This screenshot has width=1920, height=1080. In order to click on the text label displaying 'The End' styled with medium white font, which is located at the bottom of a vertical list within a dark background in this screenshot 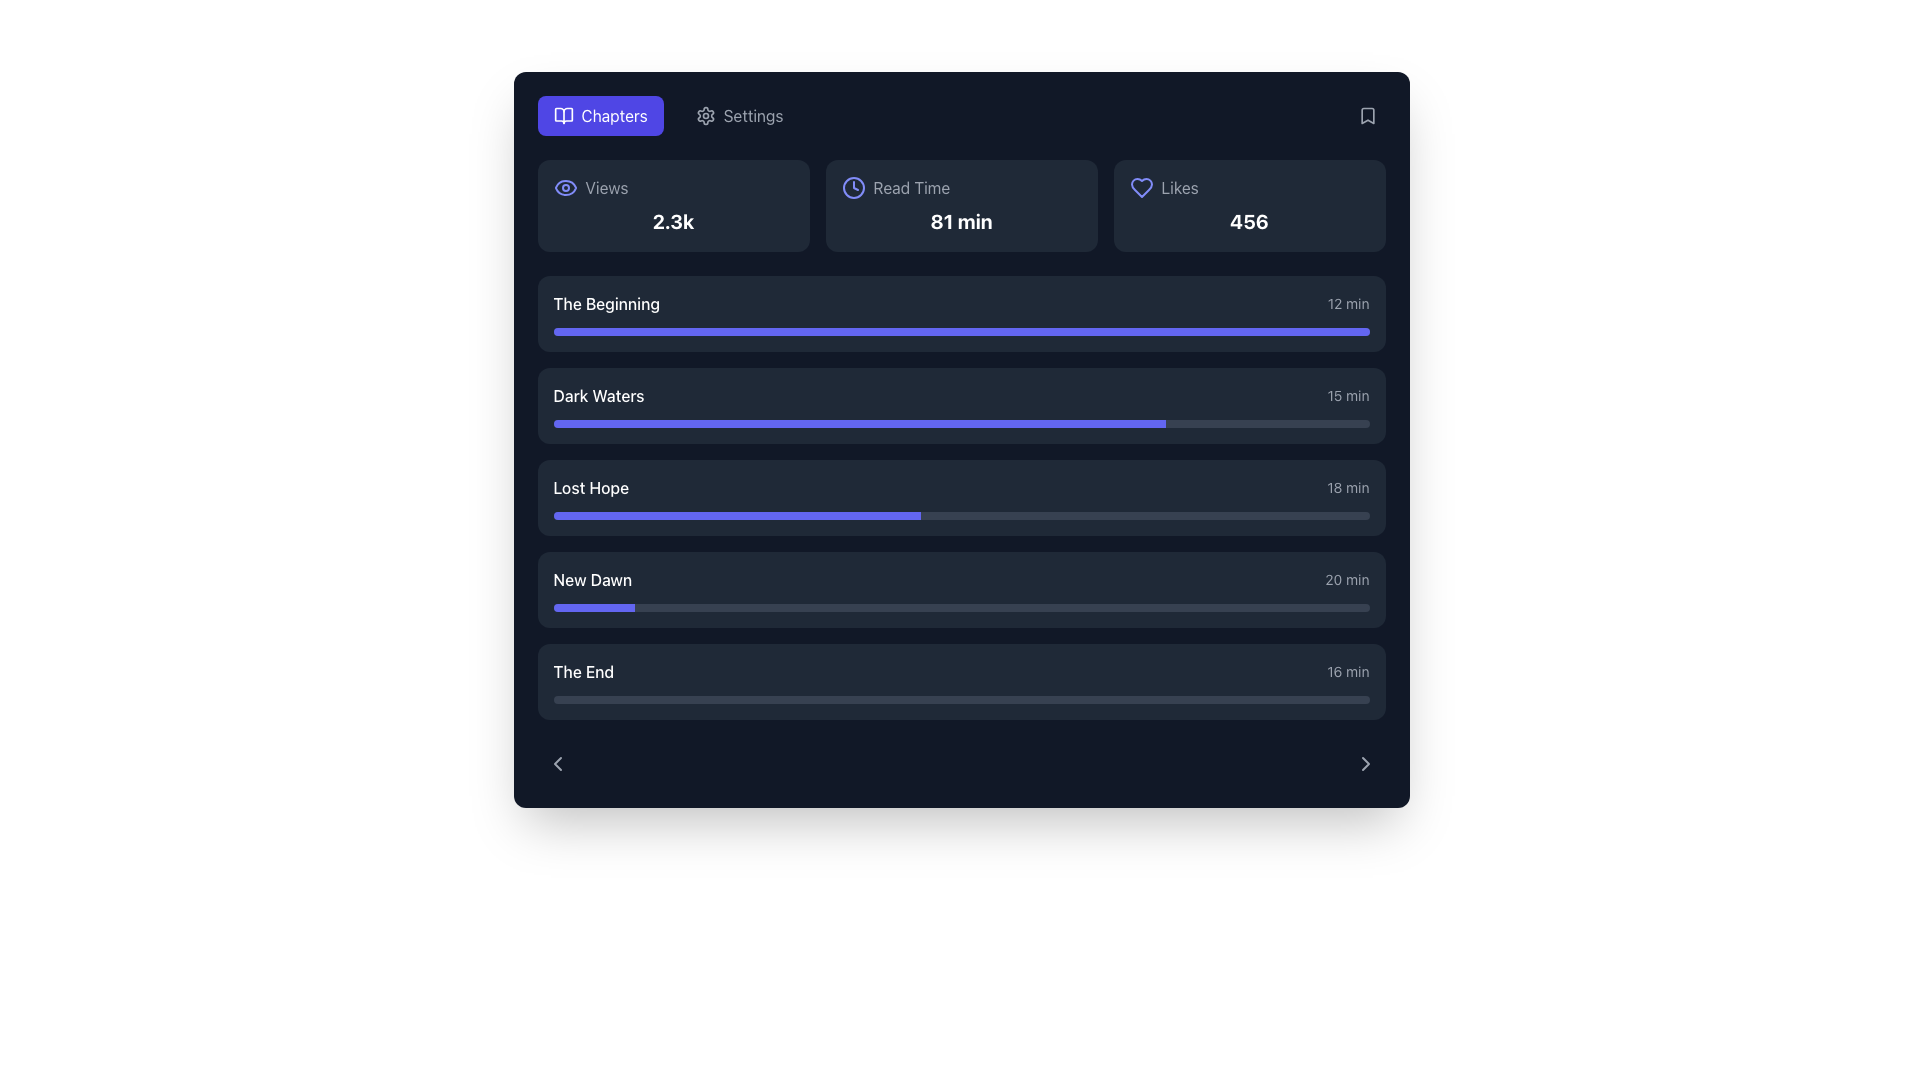, I will do `click(582, 671)`.